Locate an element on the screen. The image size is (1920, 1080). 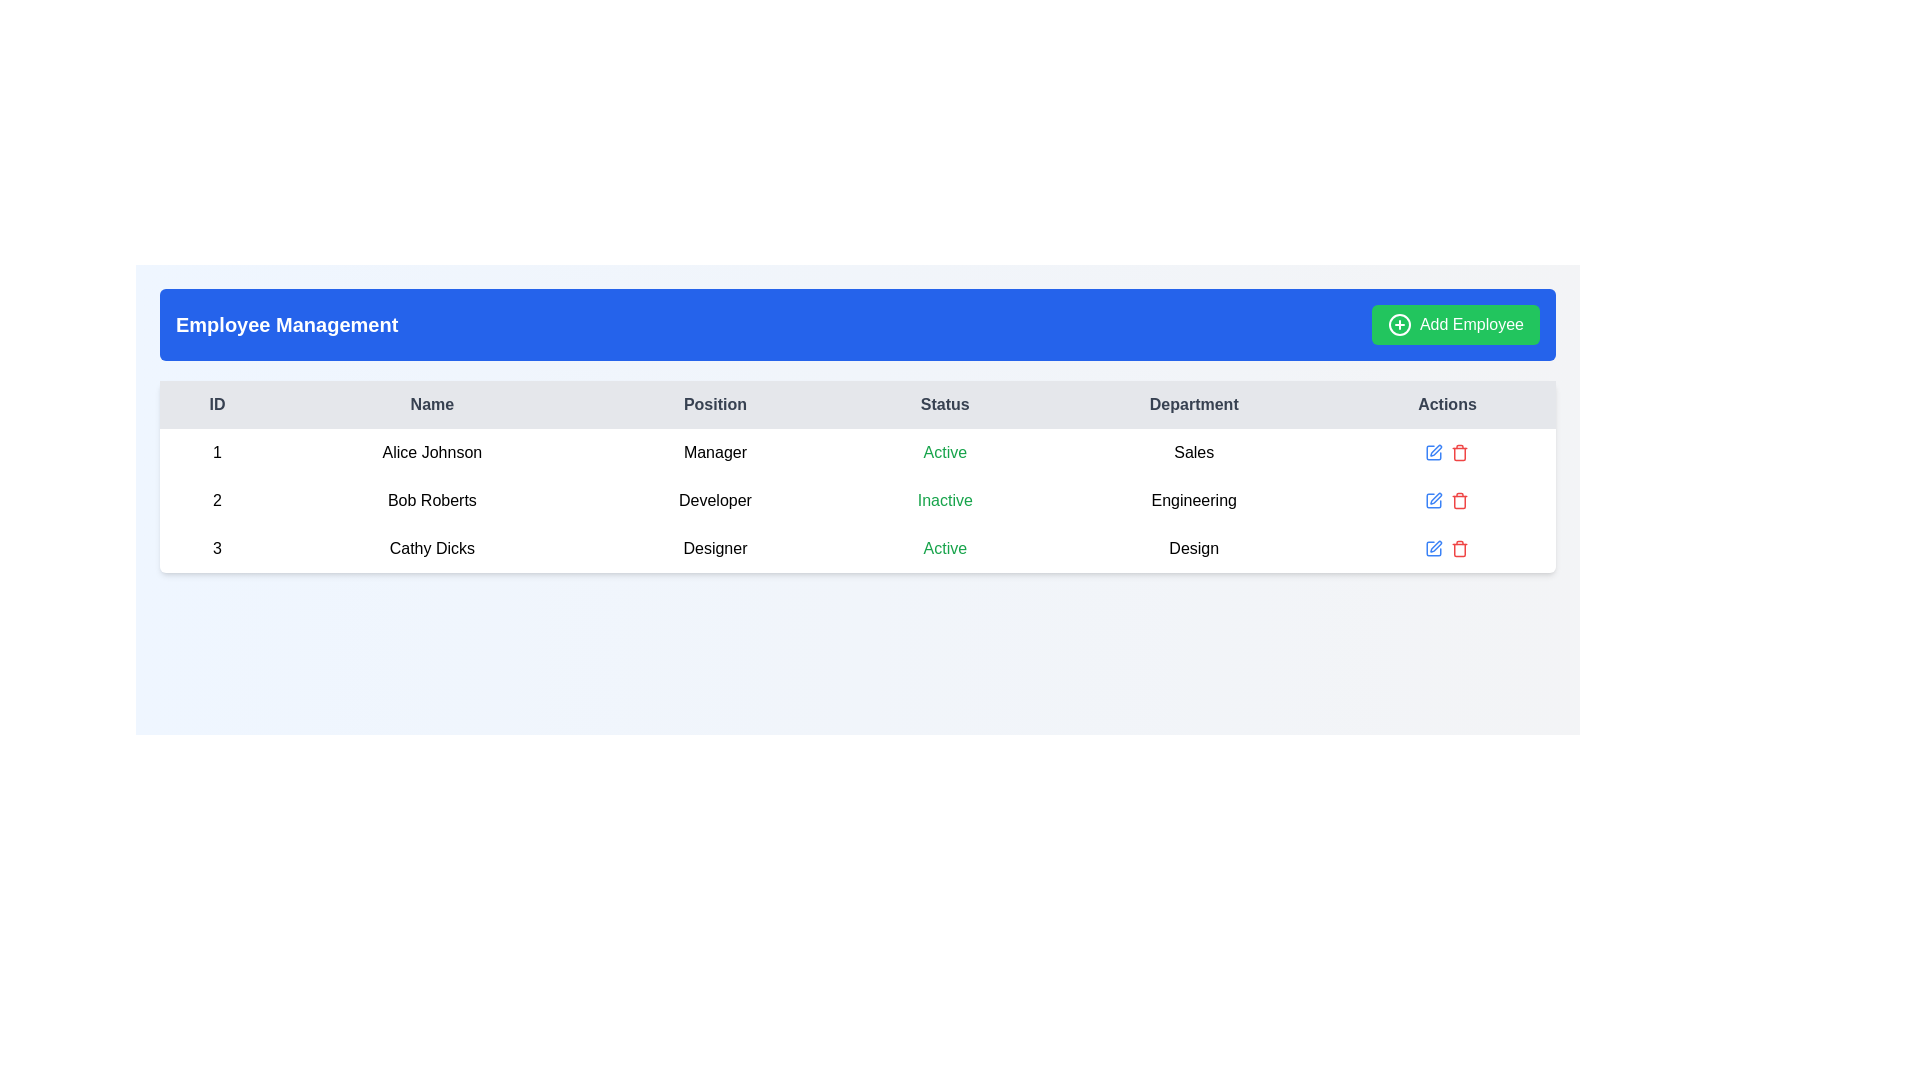
the Icon Button in the last column of the third row of the table under 'Actions' is located at coordinates (1460, 548).